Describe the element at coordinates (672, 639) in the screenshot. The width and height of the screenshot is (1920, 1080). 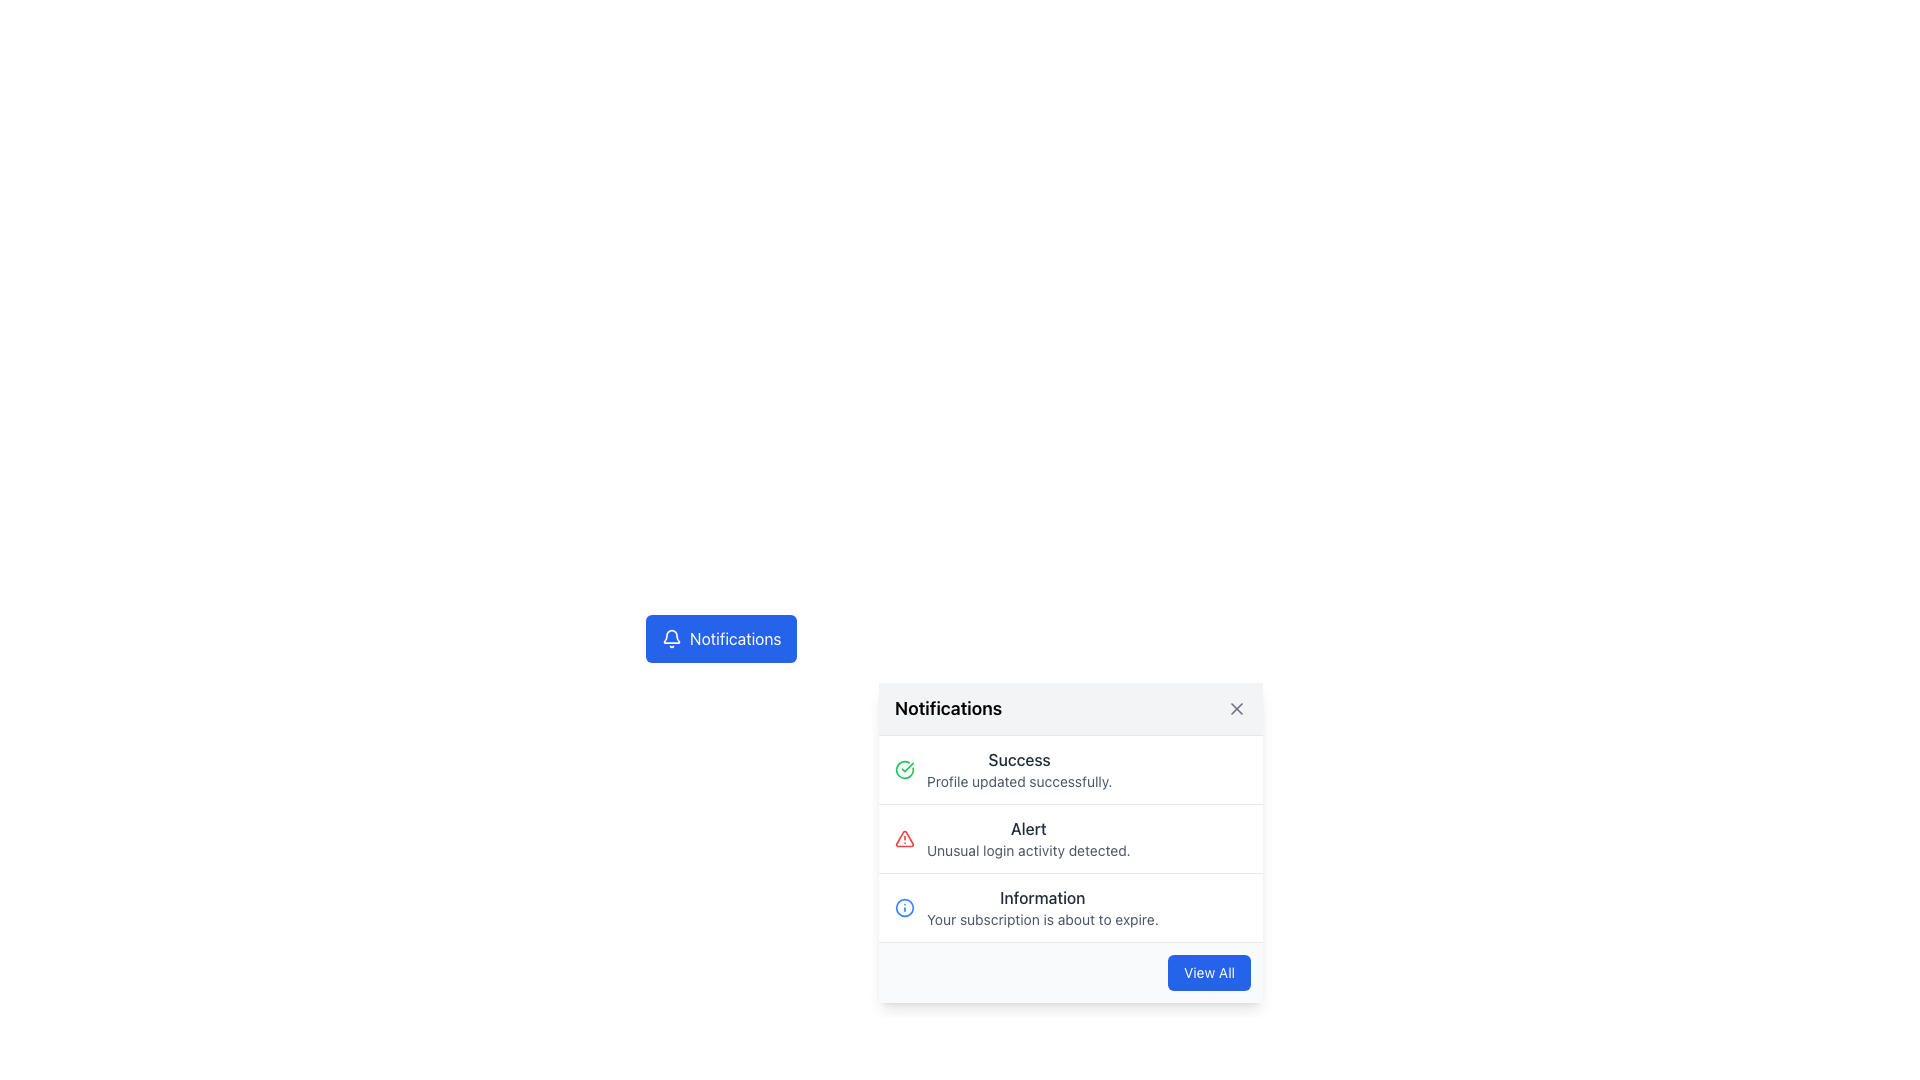
I see `the bell icon located at the left end of the 'Notifications' button` at that location.